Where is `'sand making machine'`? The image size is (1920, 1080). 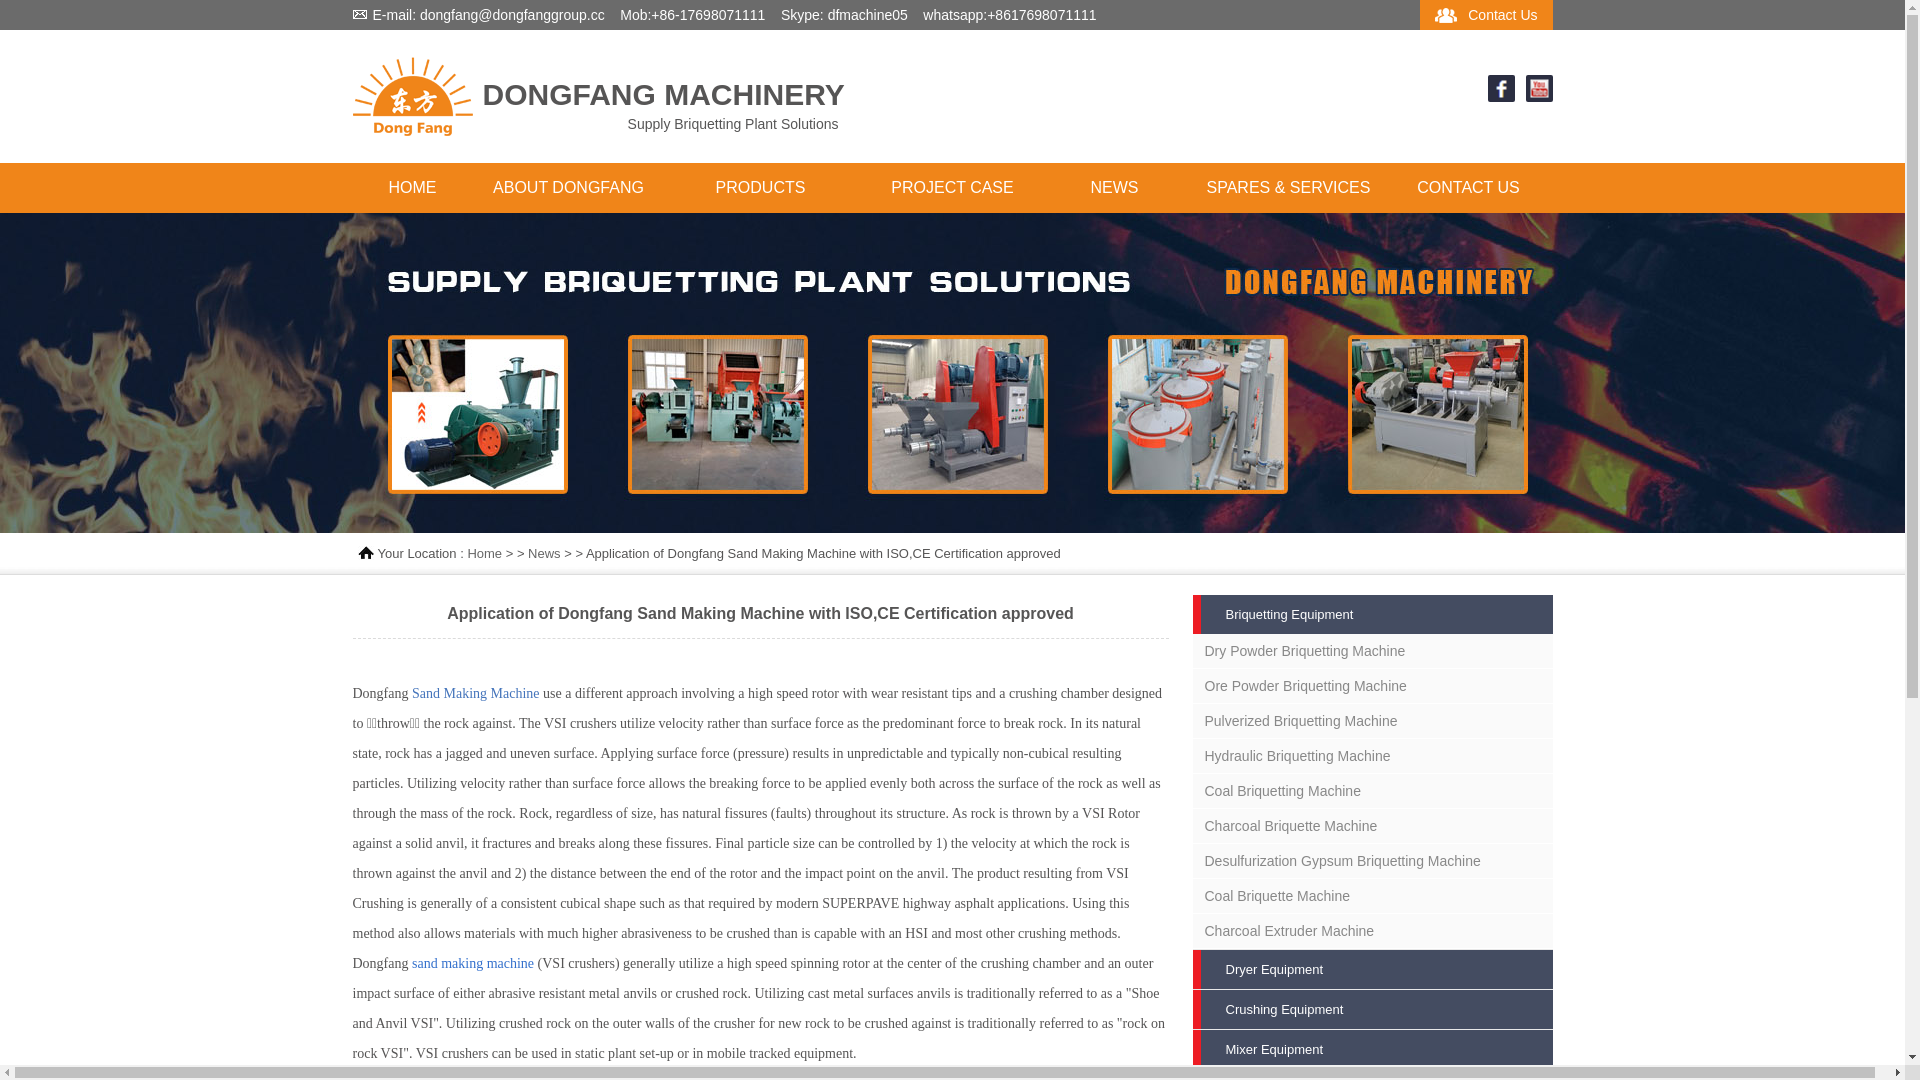 'sand making machine' is located at coordinates (472, 962).